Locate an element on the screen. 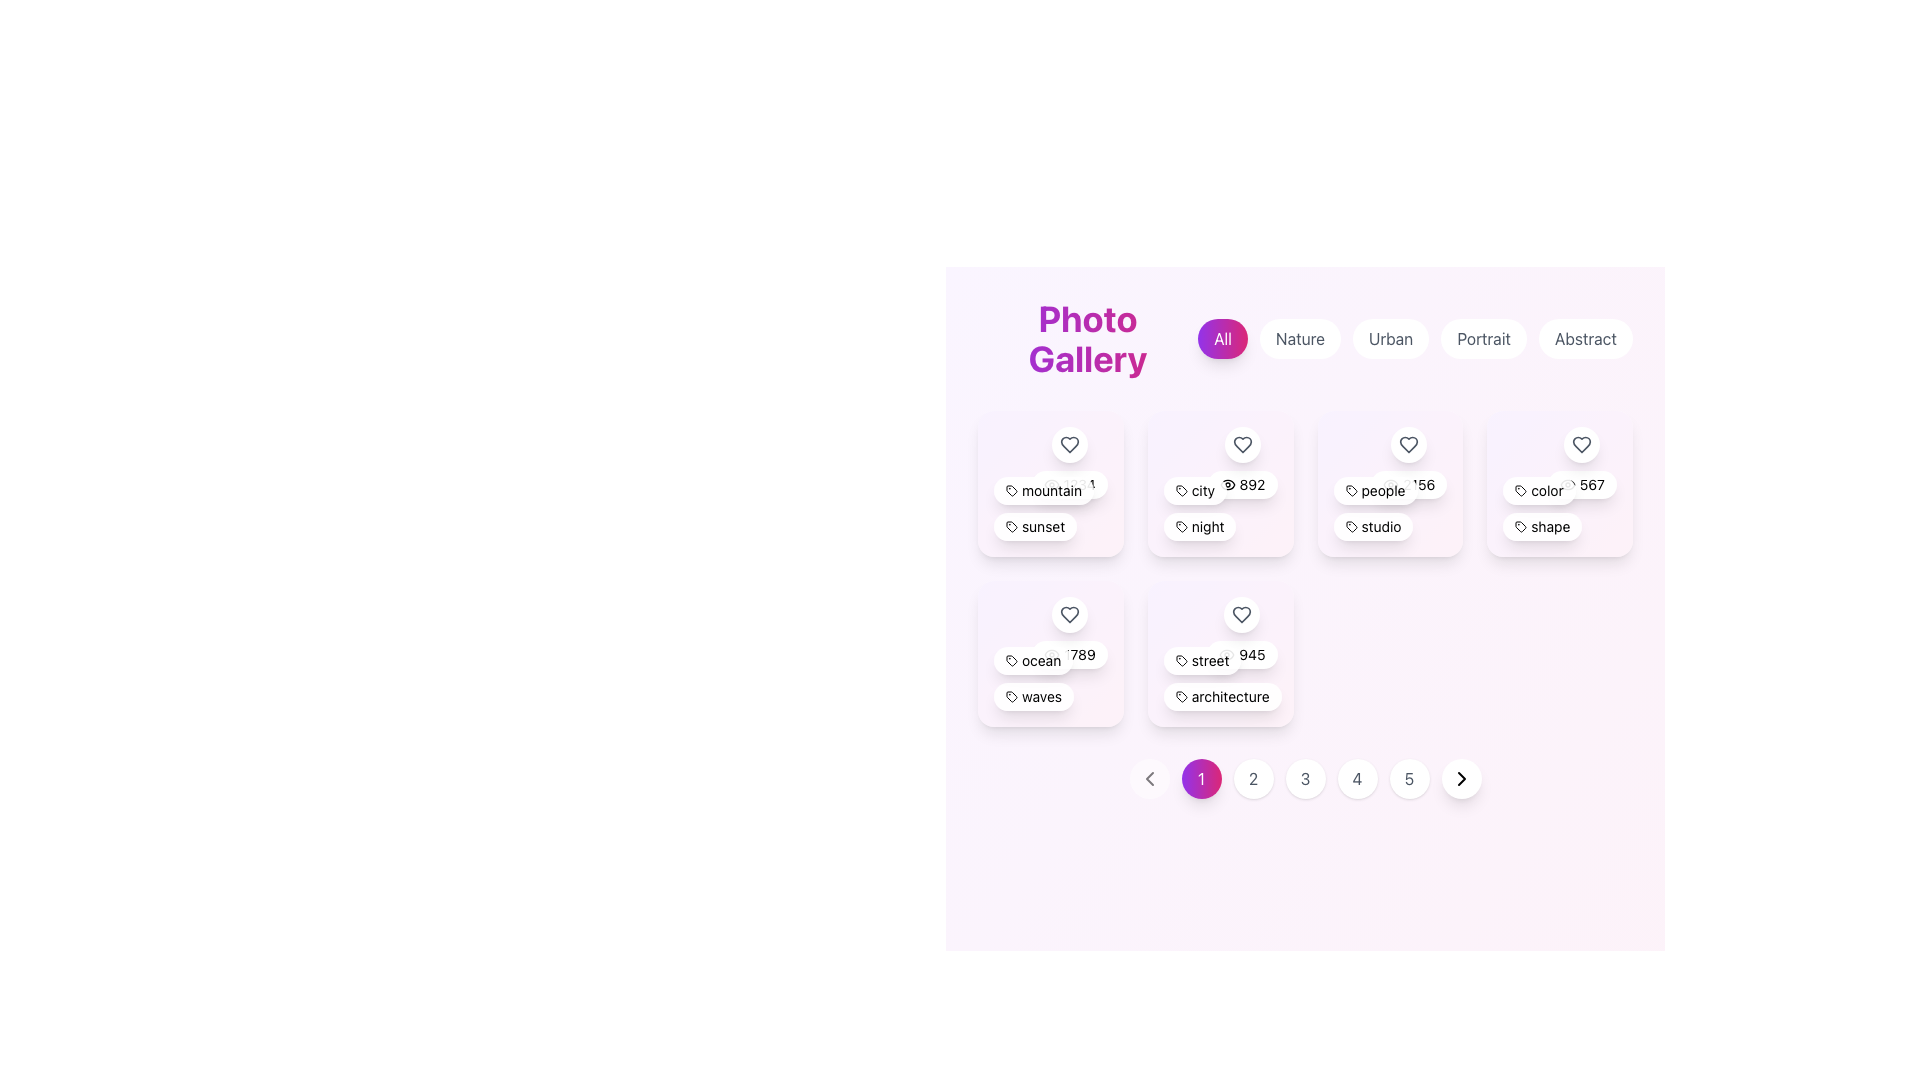 This screenshot has width=1920, height=1080. the button in the second row, third column of the grid layout that marks an item as a favorite is located at coordinates (1241, 613).